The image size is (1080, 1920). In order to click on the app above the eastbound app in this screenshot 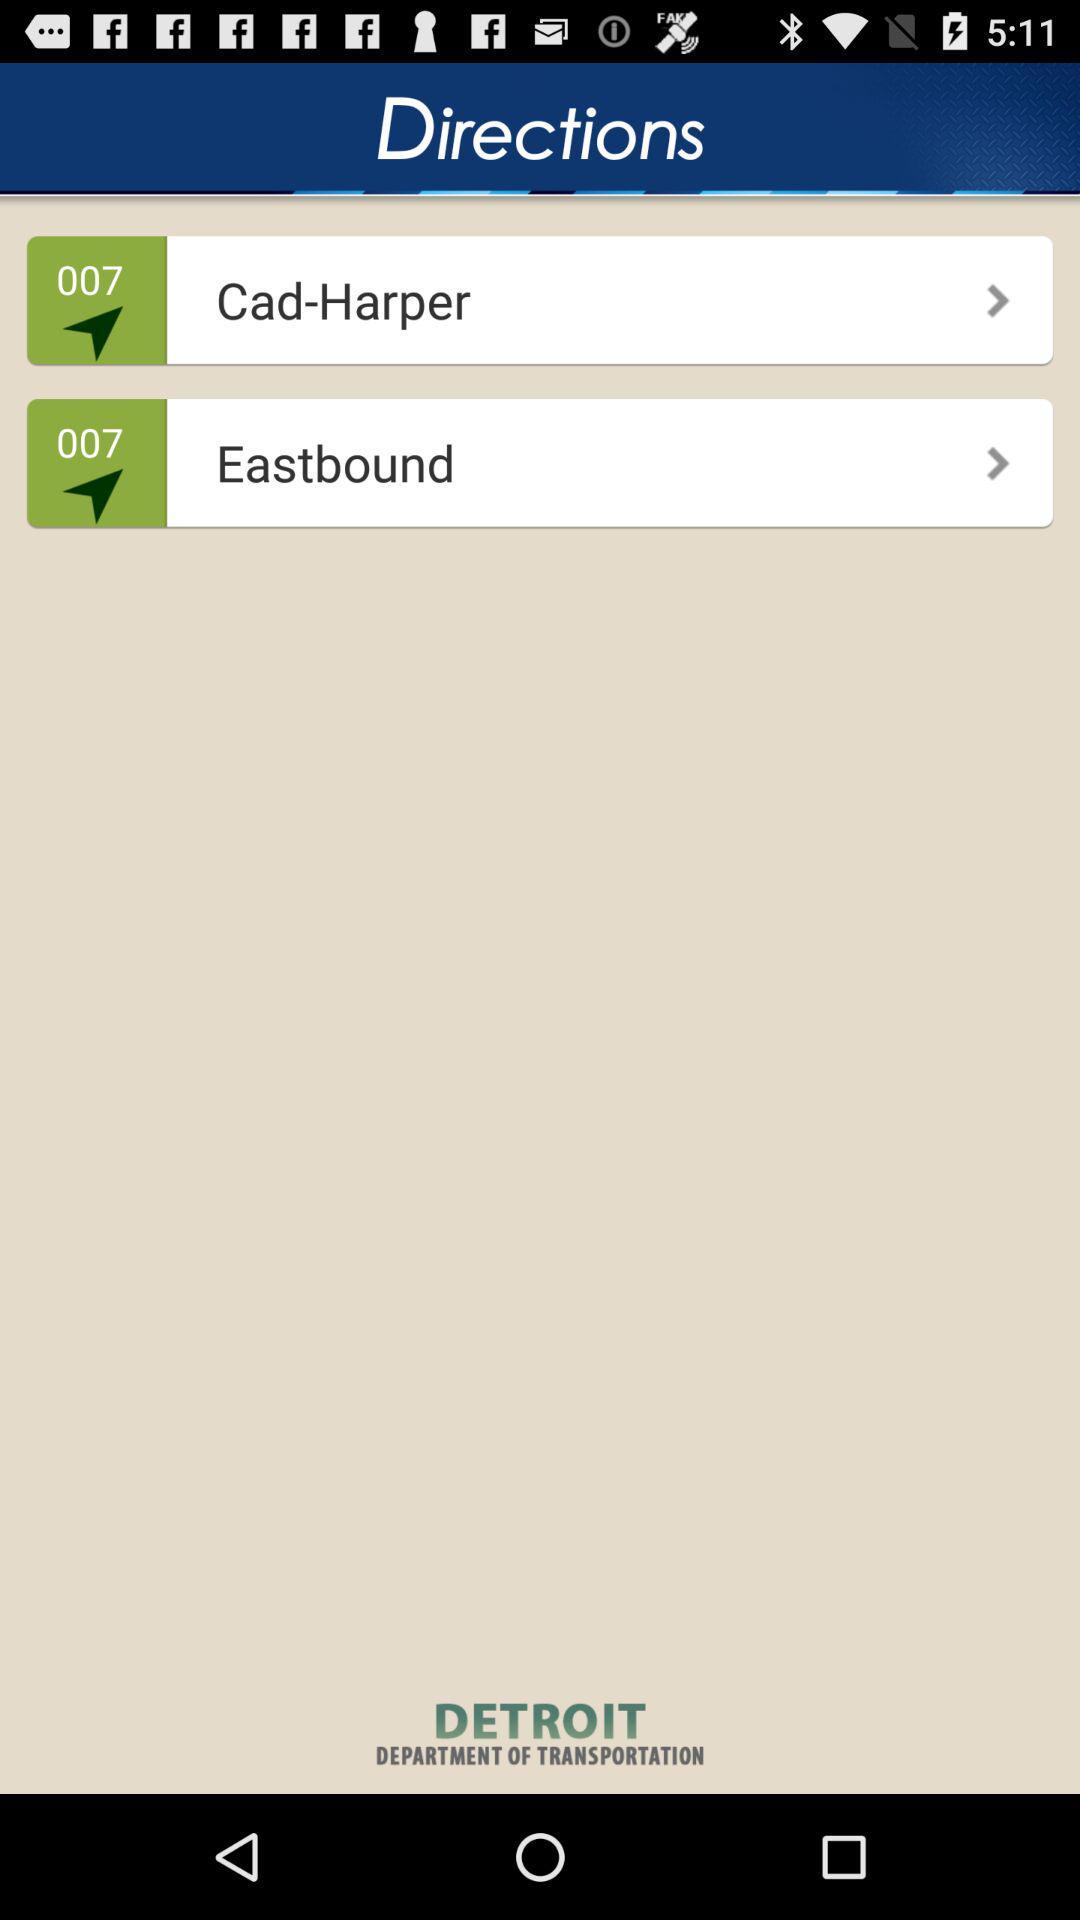, I will do `click(983, 292)`.